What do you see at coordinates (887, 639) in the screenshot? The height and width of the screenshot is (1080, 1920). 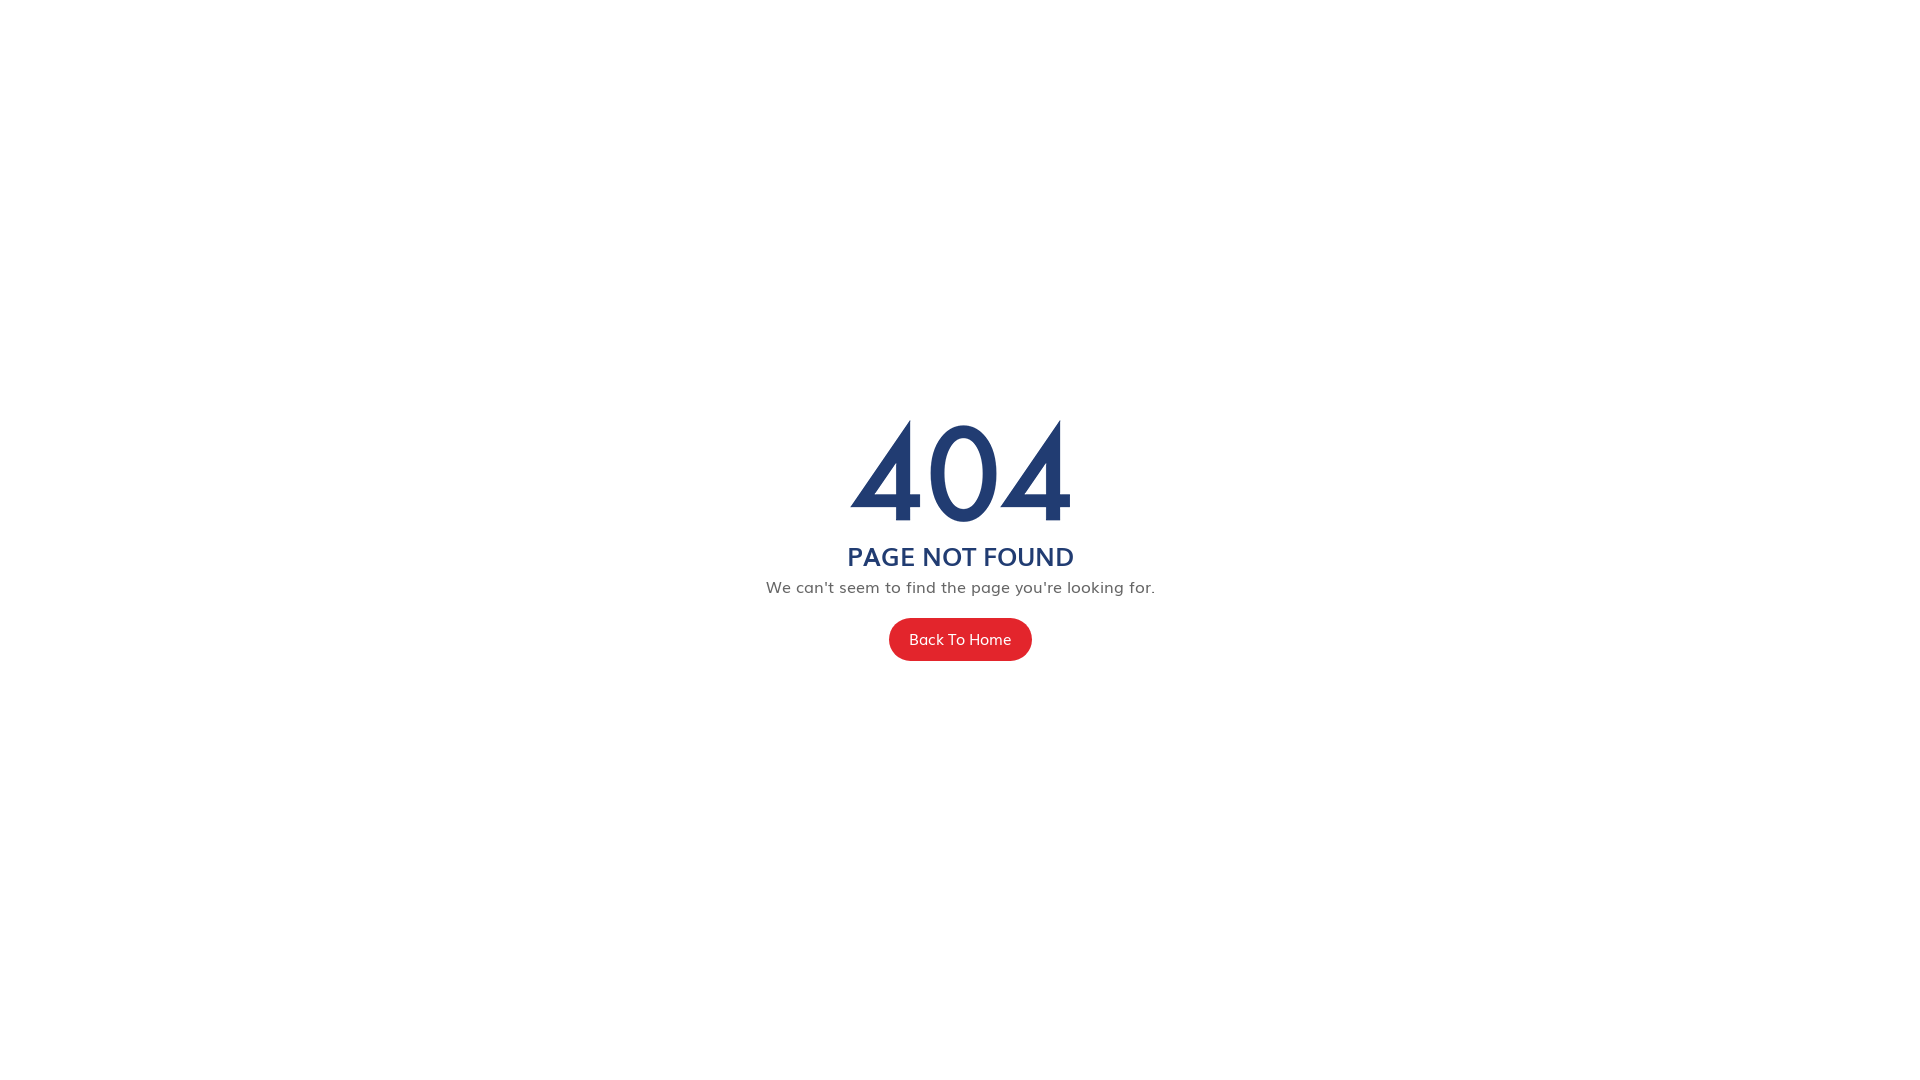 I see `'Back To Home'` at bounding box center [887, 639].